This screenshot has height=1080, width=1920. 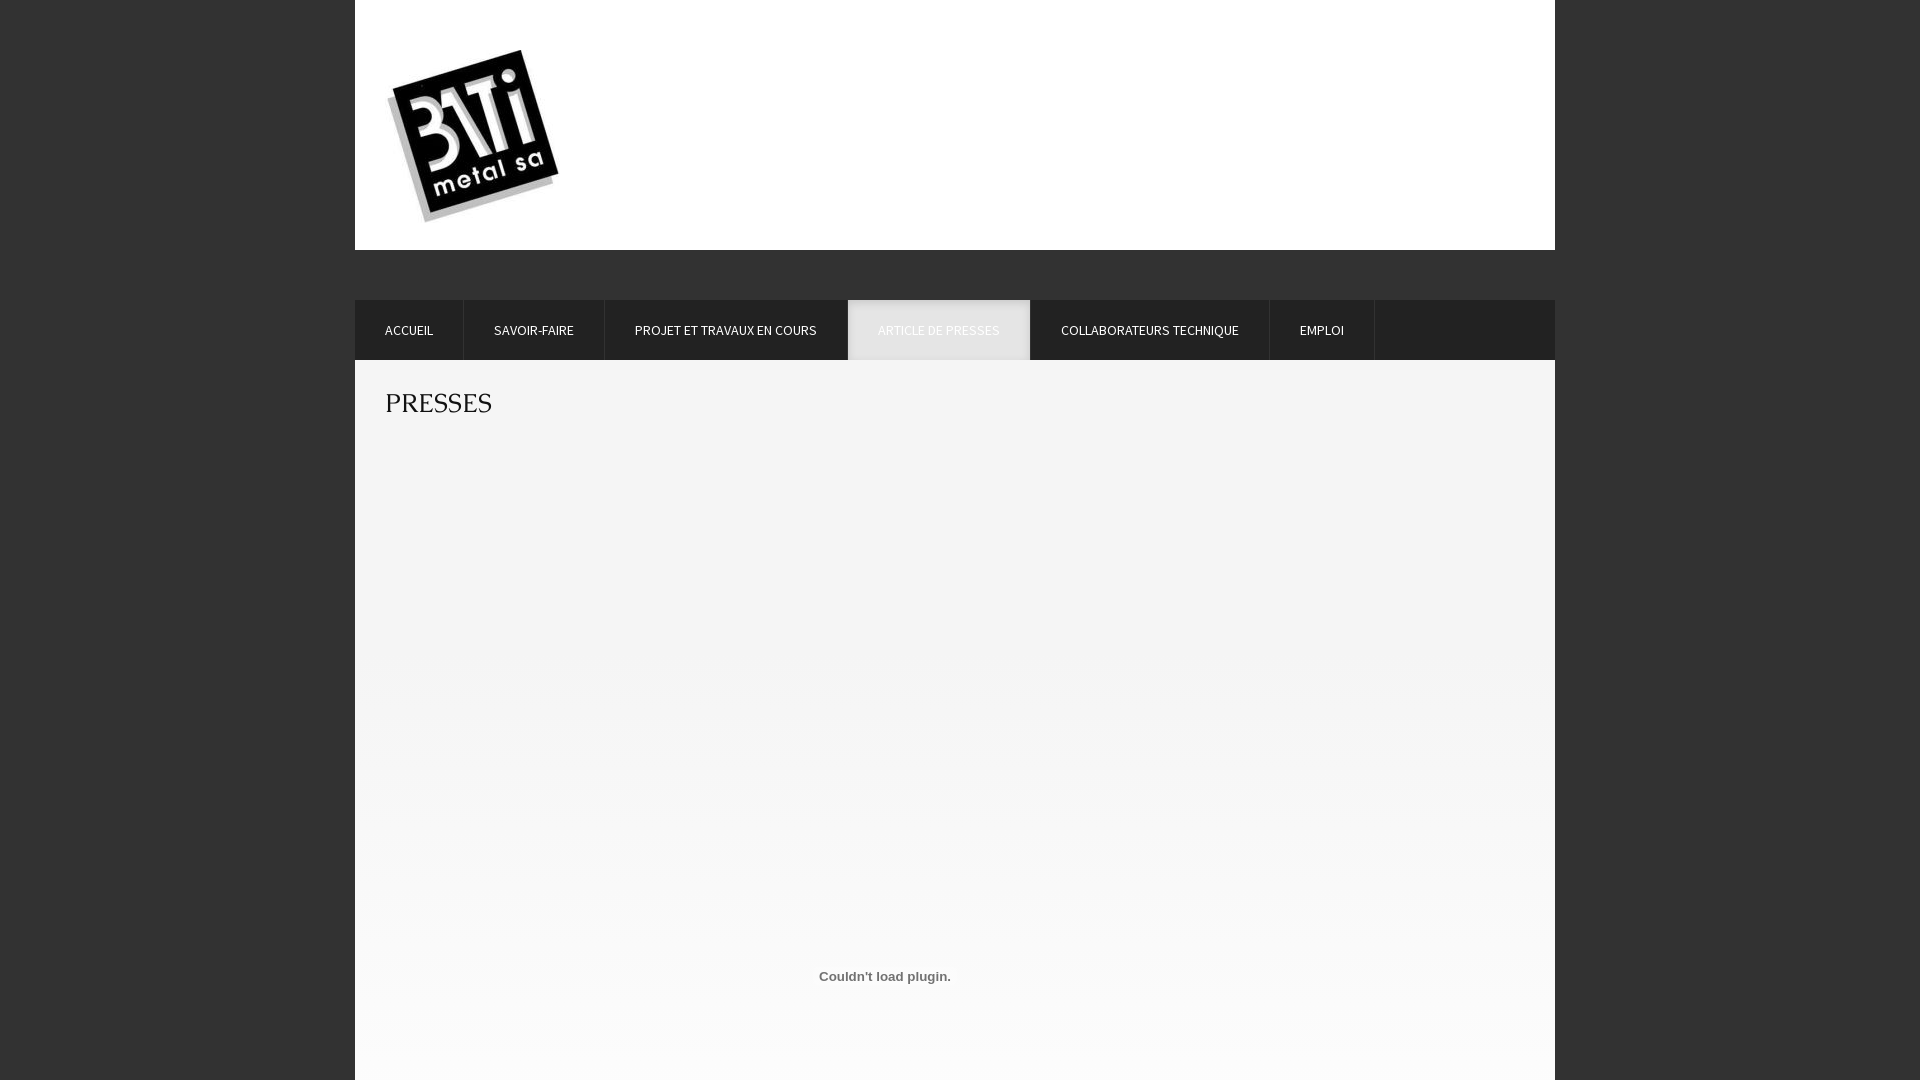 I want to click on 'COLLABORATEURS TECHNIQUE', so click(x=1150, y=329).